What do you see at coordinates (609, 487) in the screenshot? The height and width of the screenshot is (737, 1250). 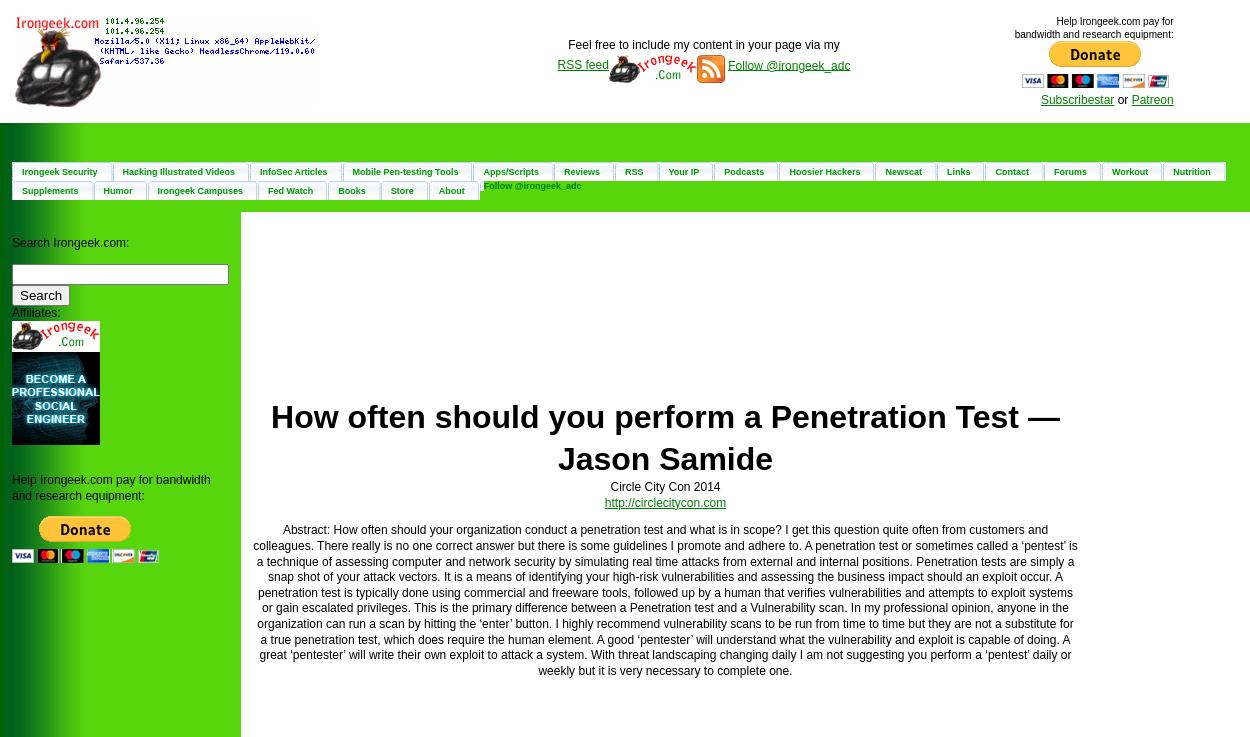 I see `'Circle City Con 2014'` at bounding box center [609, 487].